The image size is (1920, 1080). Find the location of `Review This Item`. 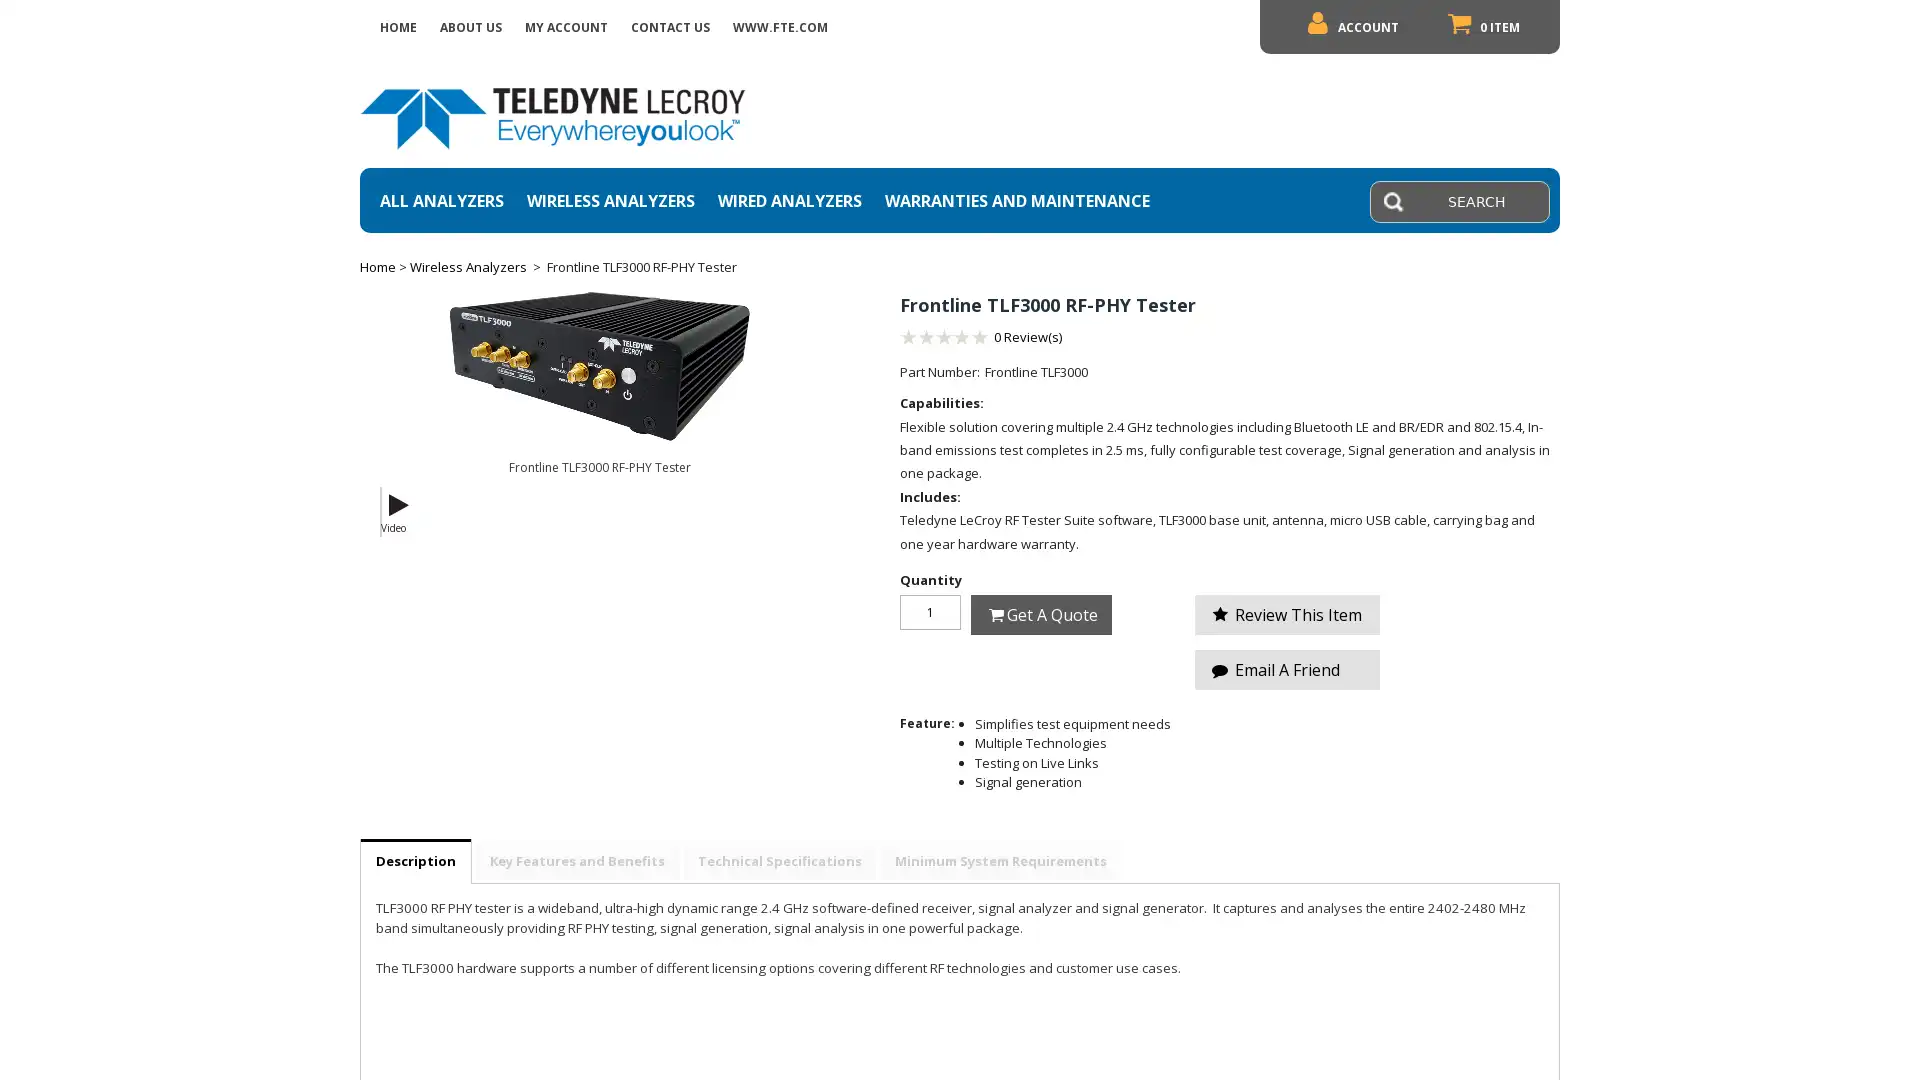

Review This Item is located at coordinates (1287, 612).